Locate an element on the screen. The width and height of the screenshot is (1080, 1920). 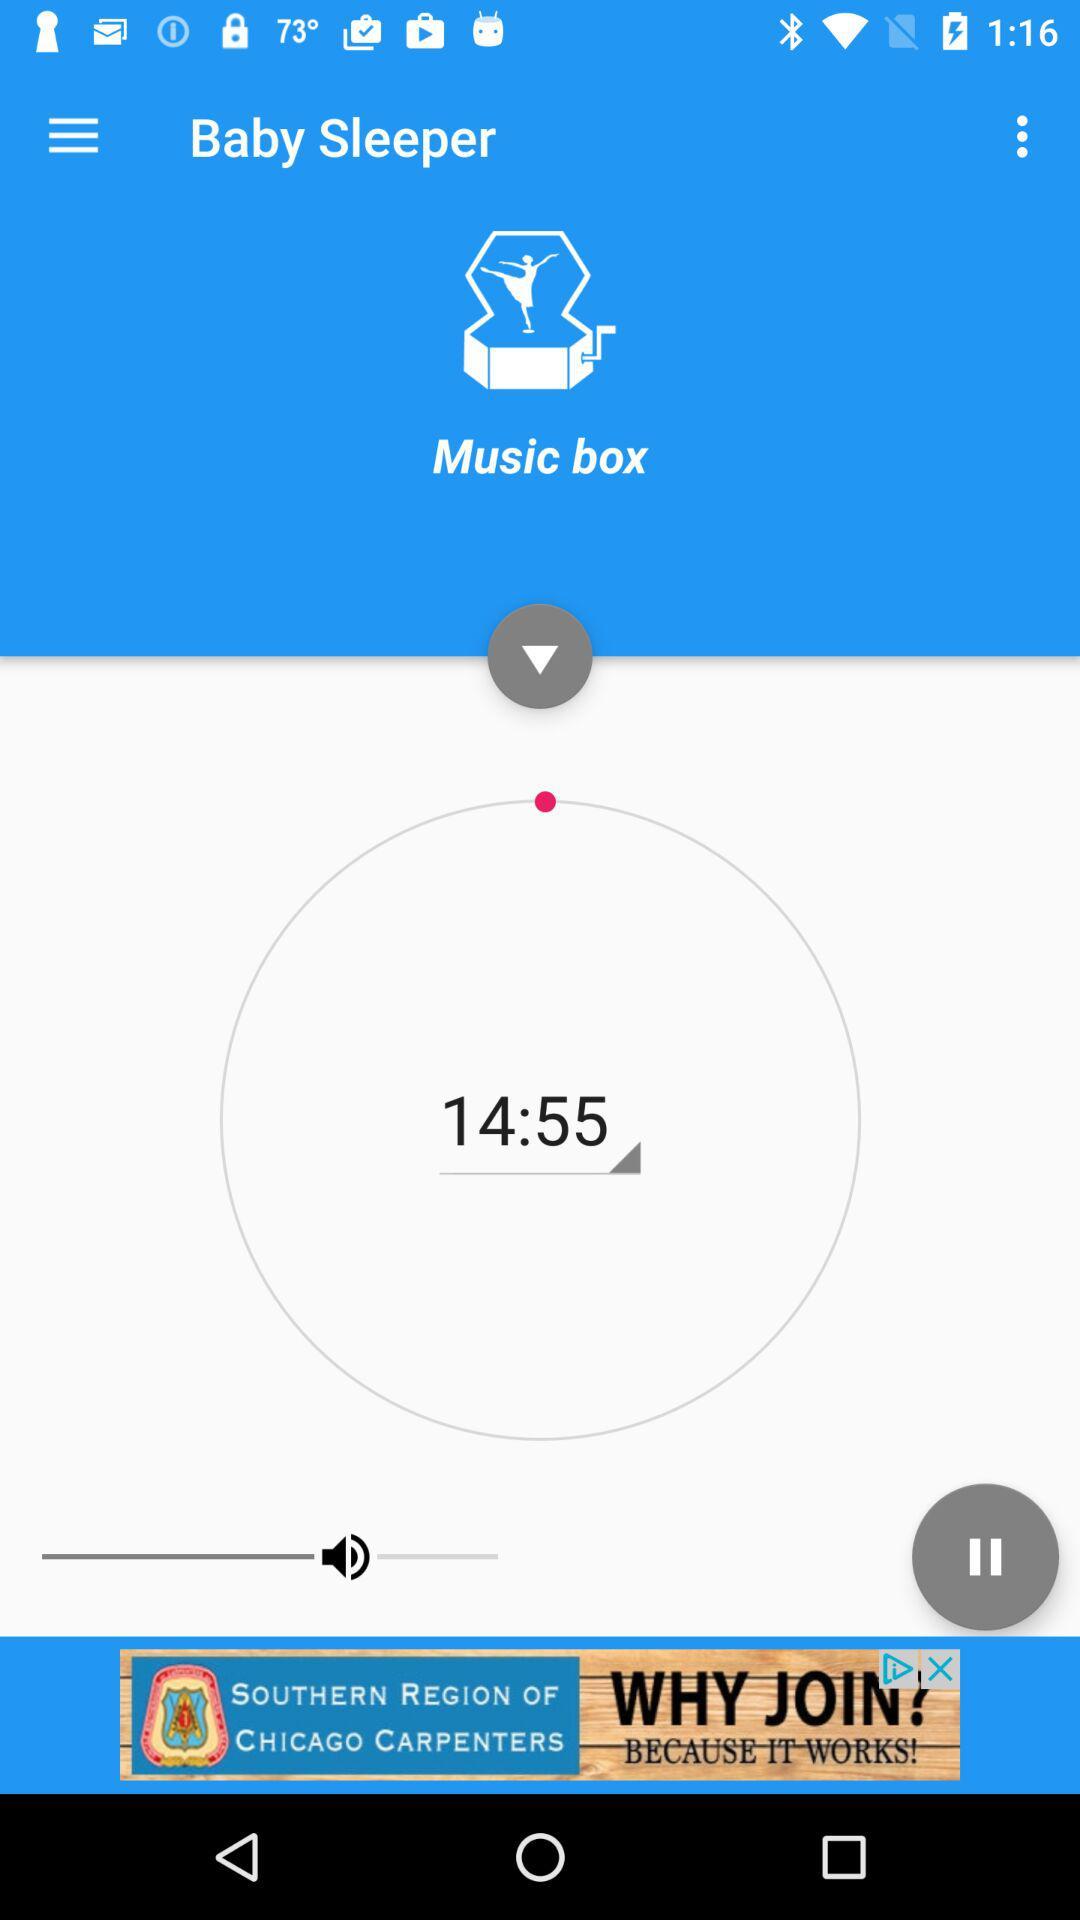
play is located at coordinates (540, 656).